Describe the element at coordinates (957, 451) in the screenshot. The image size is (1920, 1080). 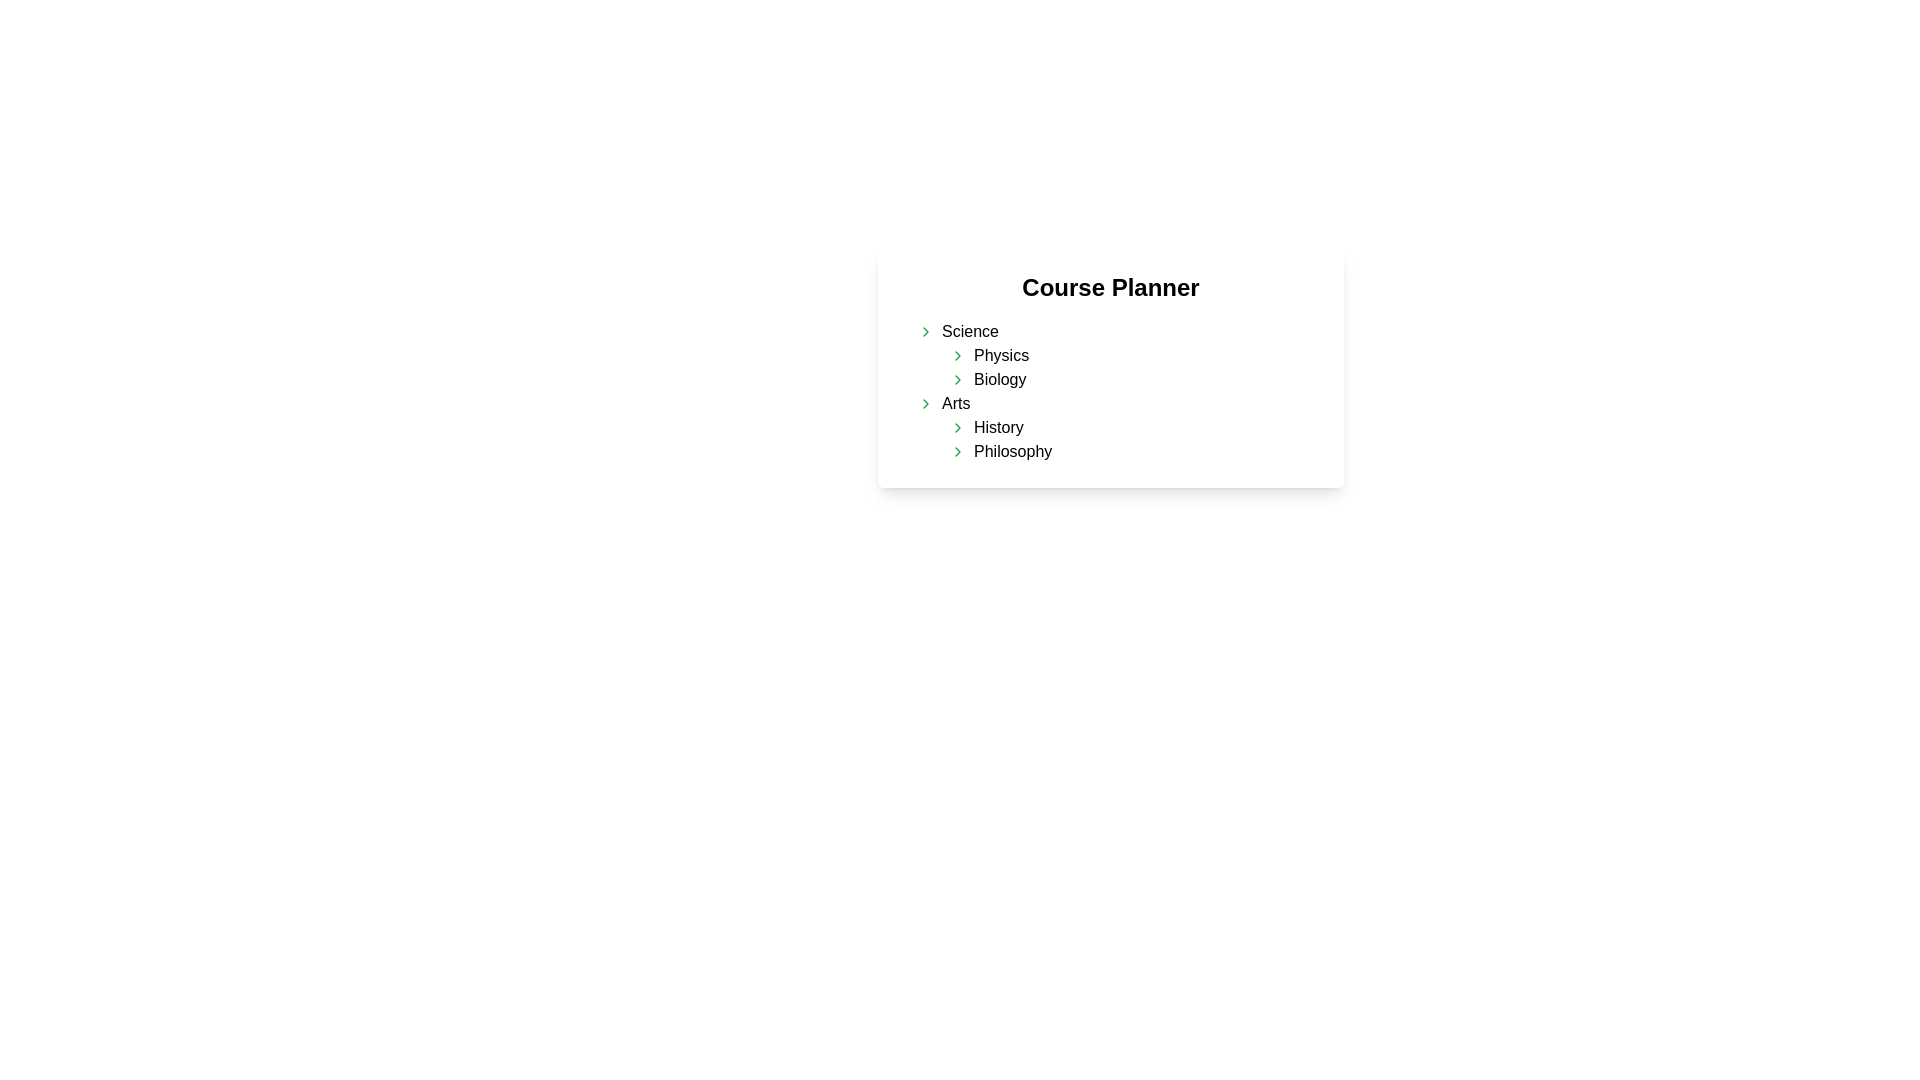
I see `the chevron icon located at the beginning of the 'Philosophy' row in the 'Arts' category` at that location.